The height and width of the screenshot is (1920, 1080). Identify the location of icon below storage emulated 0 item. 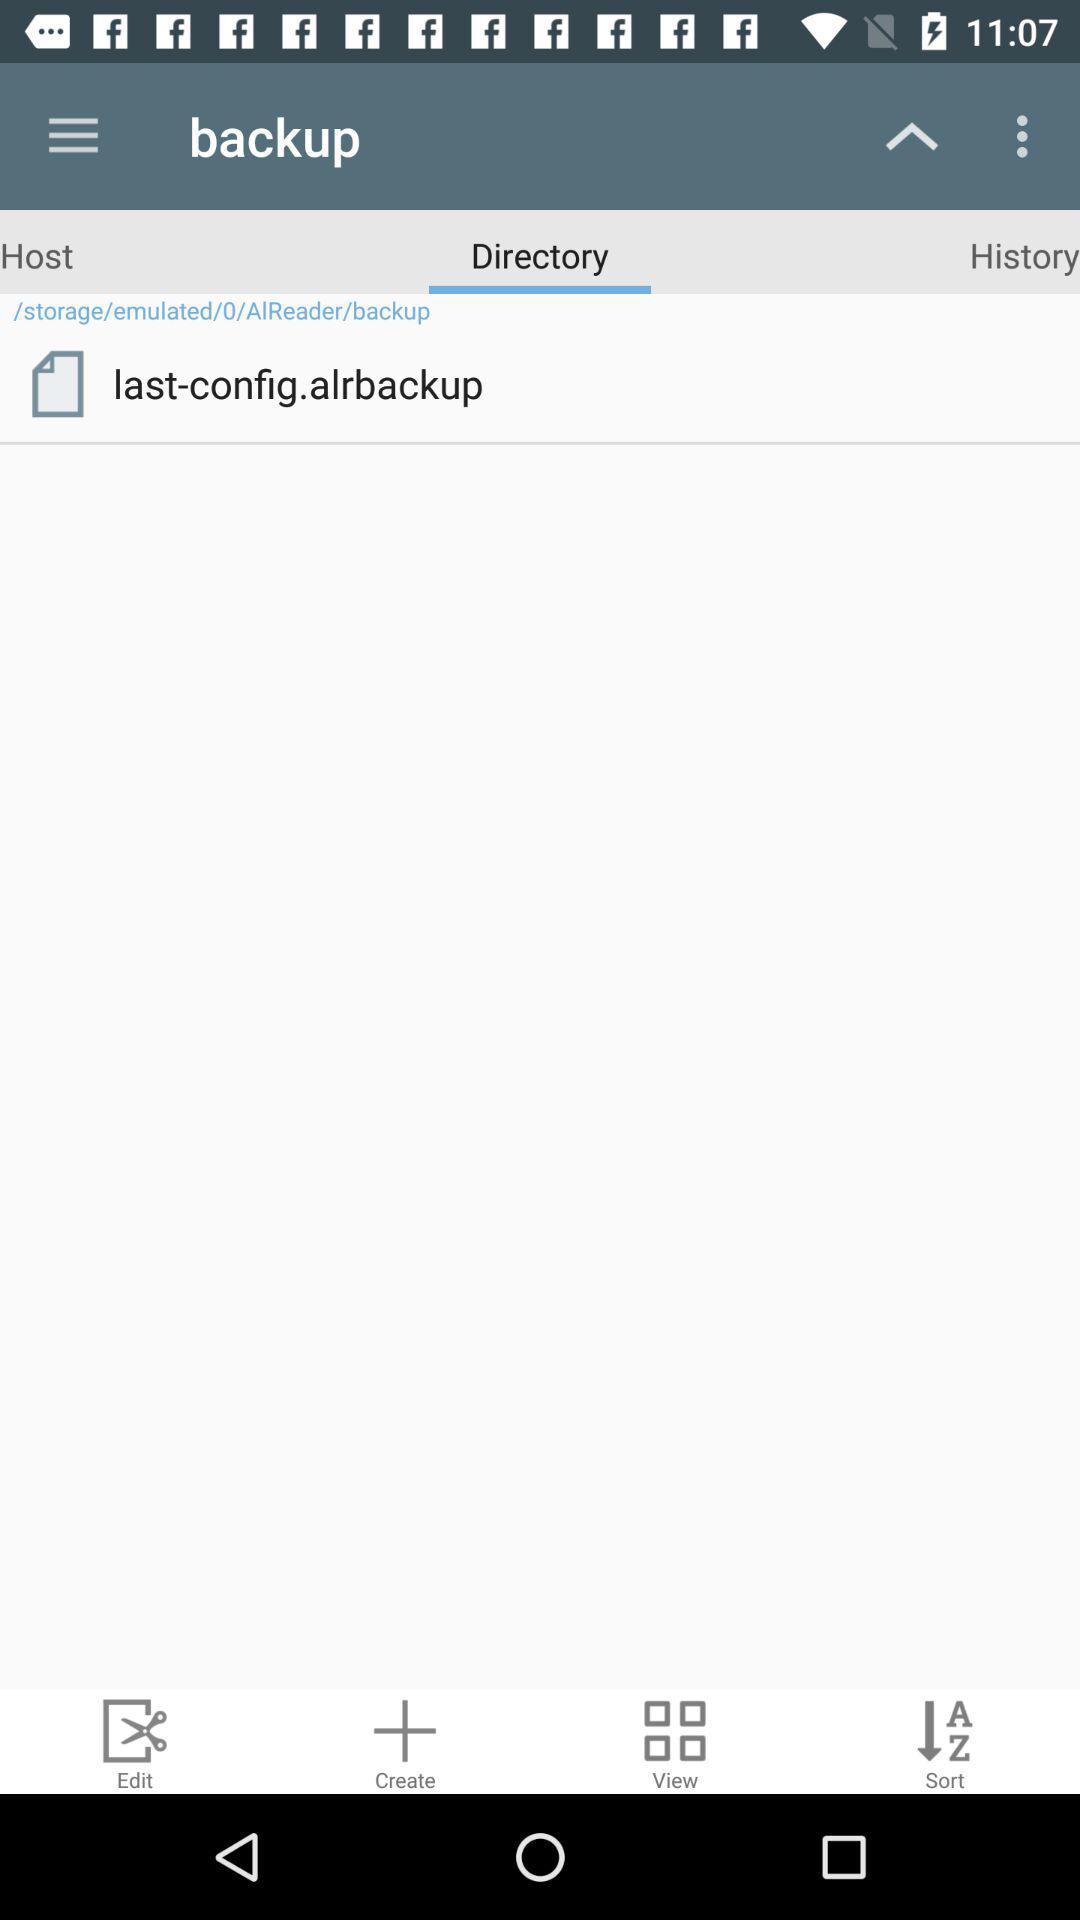
(56, 384).